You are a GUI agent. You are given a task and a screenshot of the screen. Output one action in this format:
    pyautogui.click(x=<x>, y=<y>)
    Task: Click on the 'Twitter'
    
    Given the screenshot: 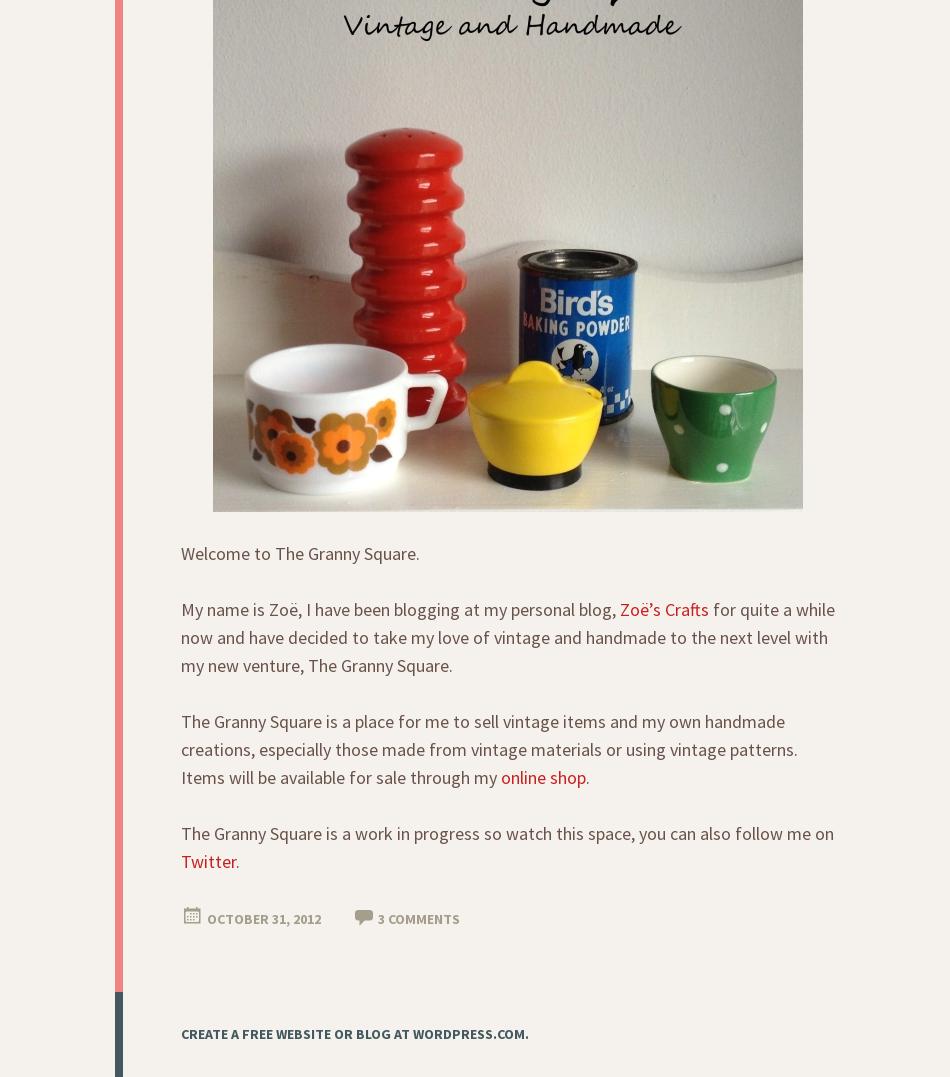 What is the action you would take?
    pyautogui.click(x=208, y=860)
    